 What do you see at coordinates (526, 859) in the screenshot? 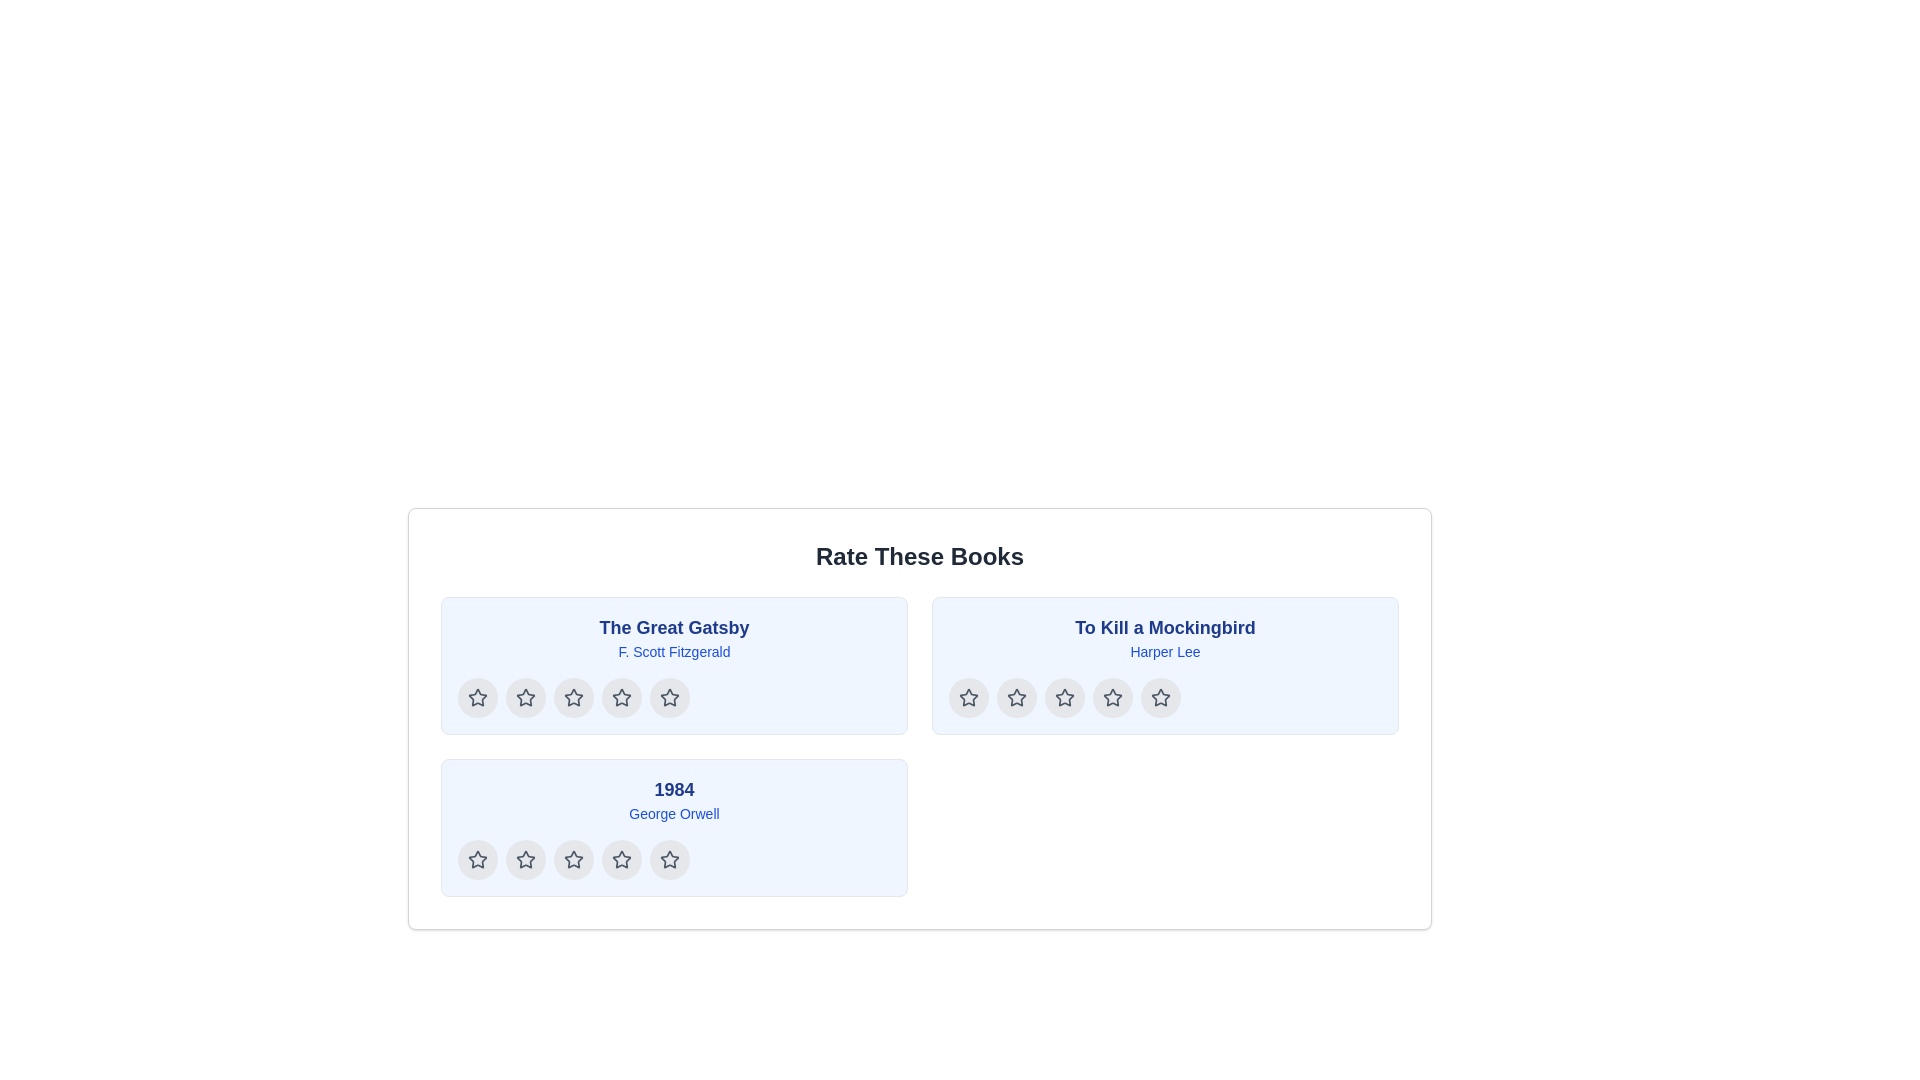
I see `the second star rating button for the title '1984'` at bounding box center [526, 859].